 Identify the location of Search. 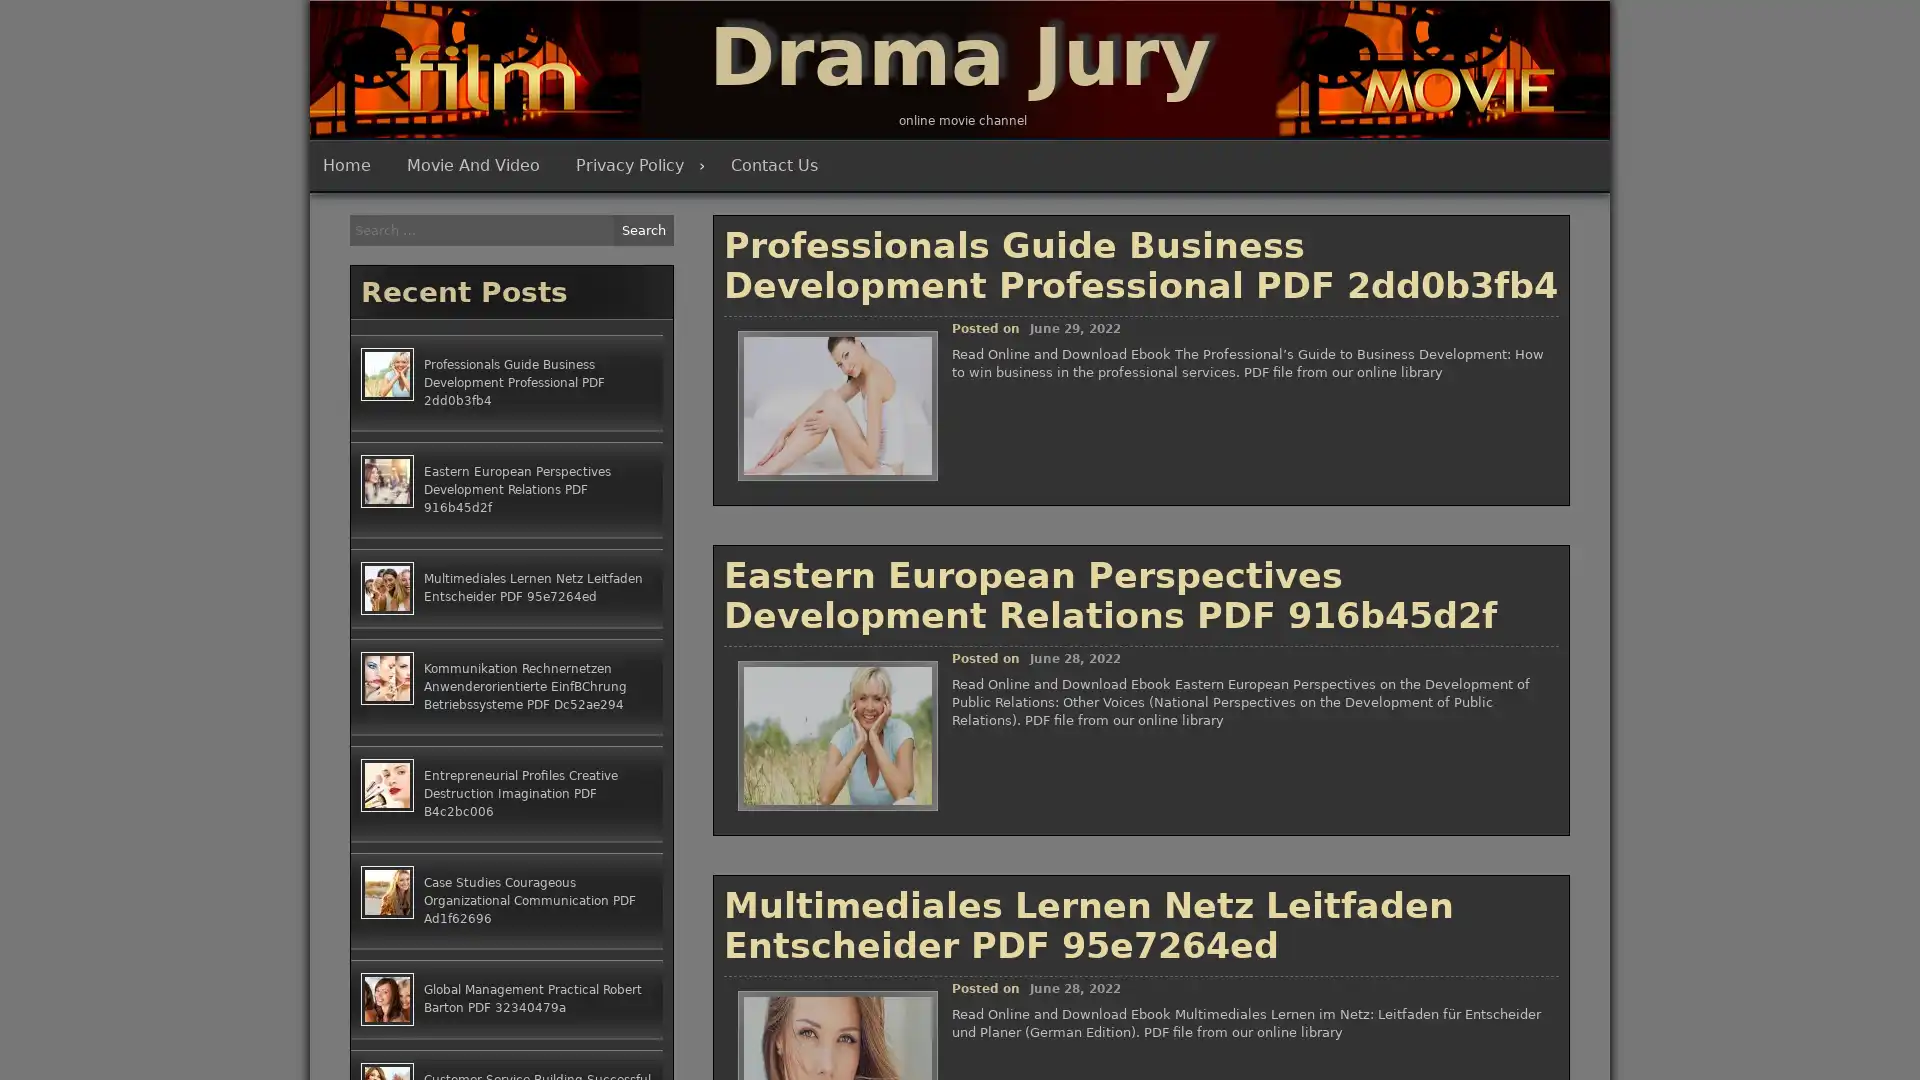
(643, 229).